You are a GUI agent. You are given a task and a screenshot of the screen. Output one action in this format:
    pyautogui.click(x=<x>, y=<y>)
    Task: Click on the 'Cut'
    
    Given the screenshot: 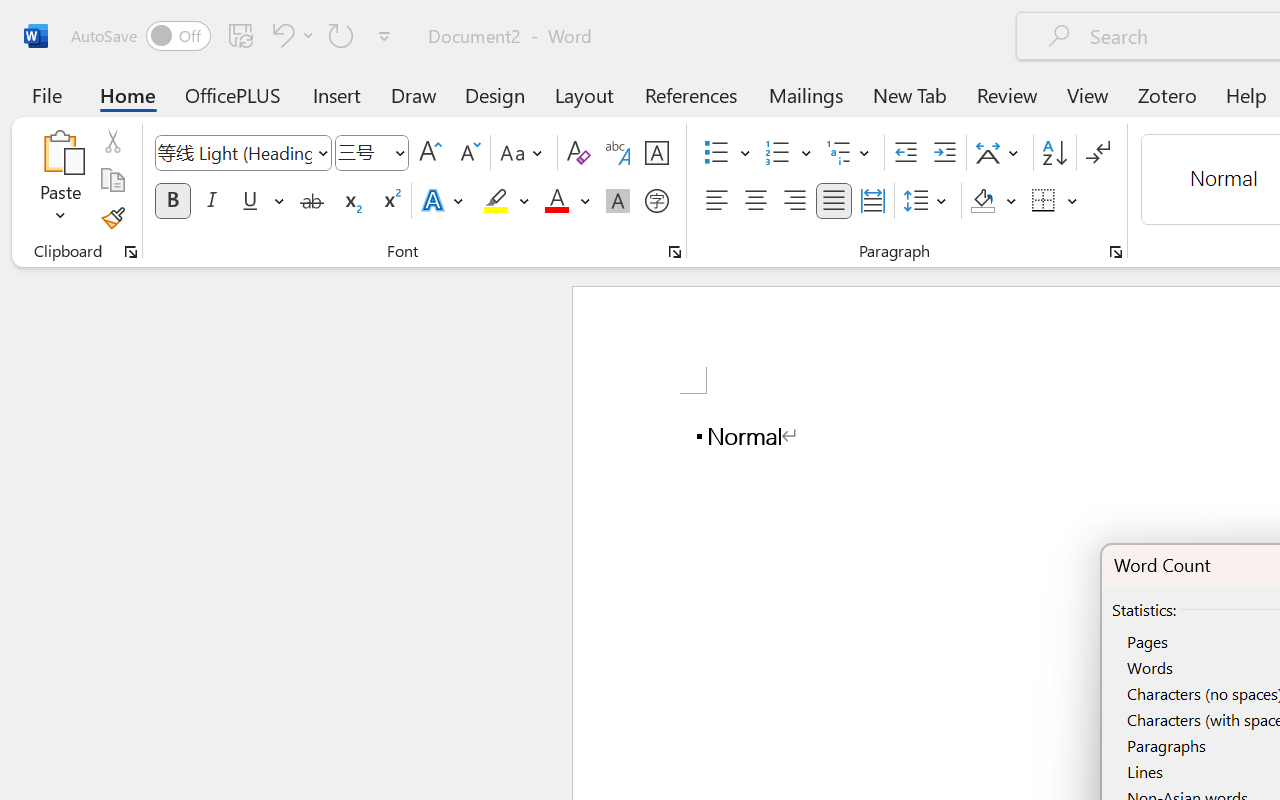 What is the action you would take?
    pyautogui.click(x=111, y=141)
    